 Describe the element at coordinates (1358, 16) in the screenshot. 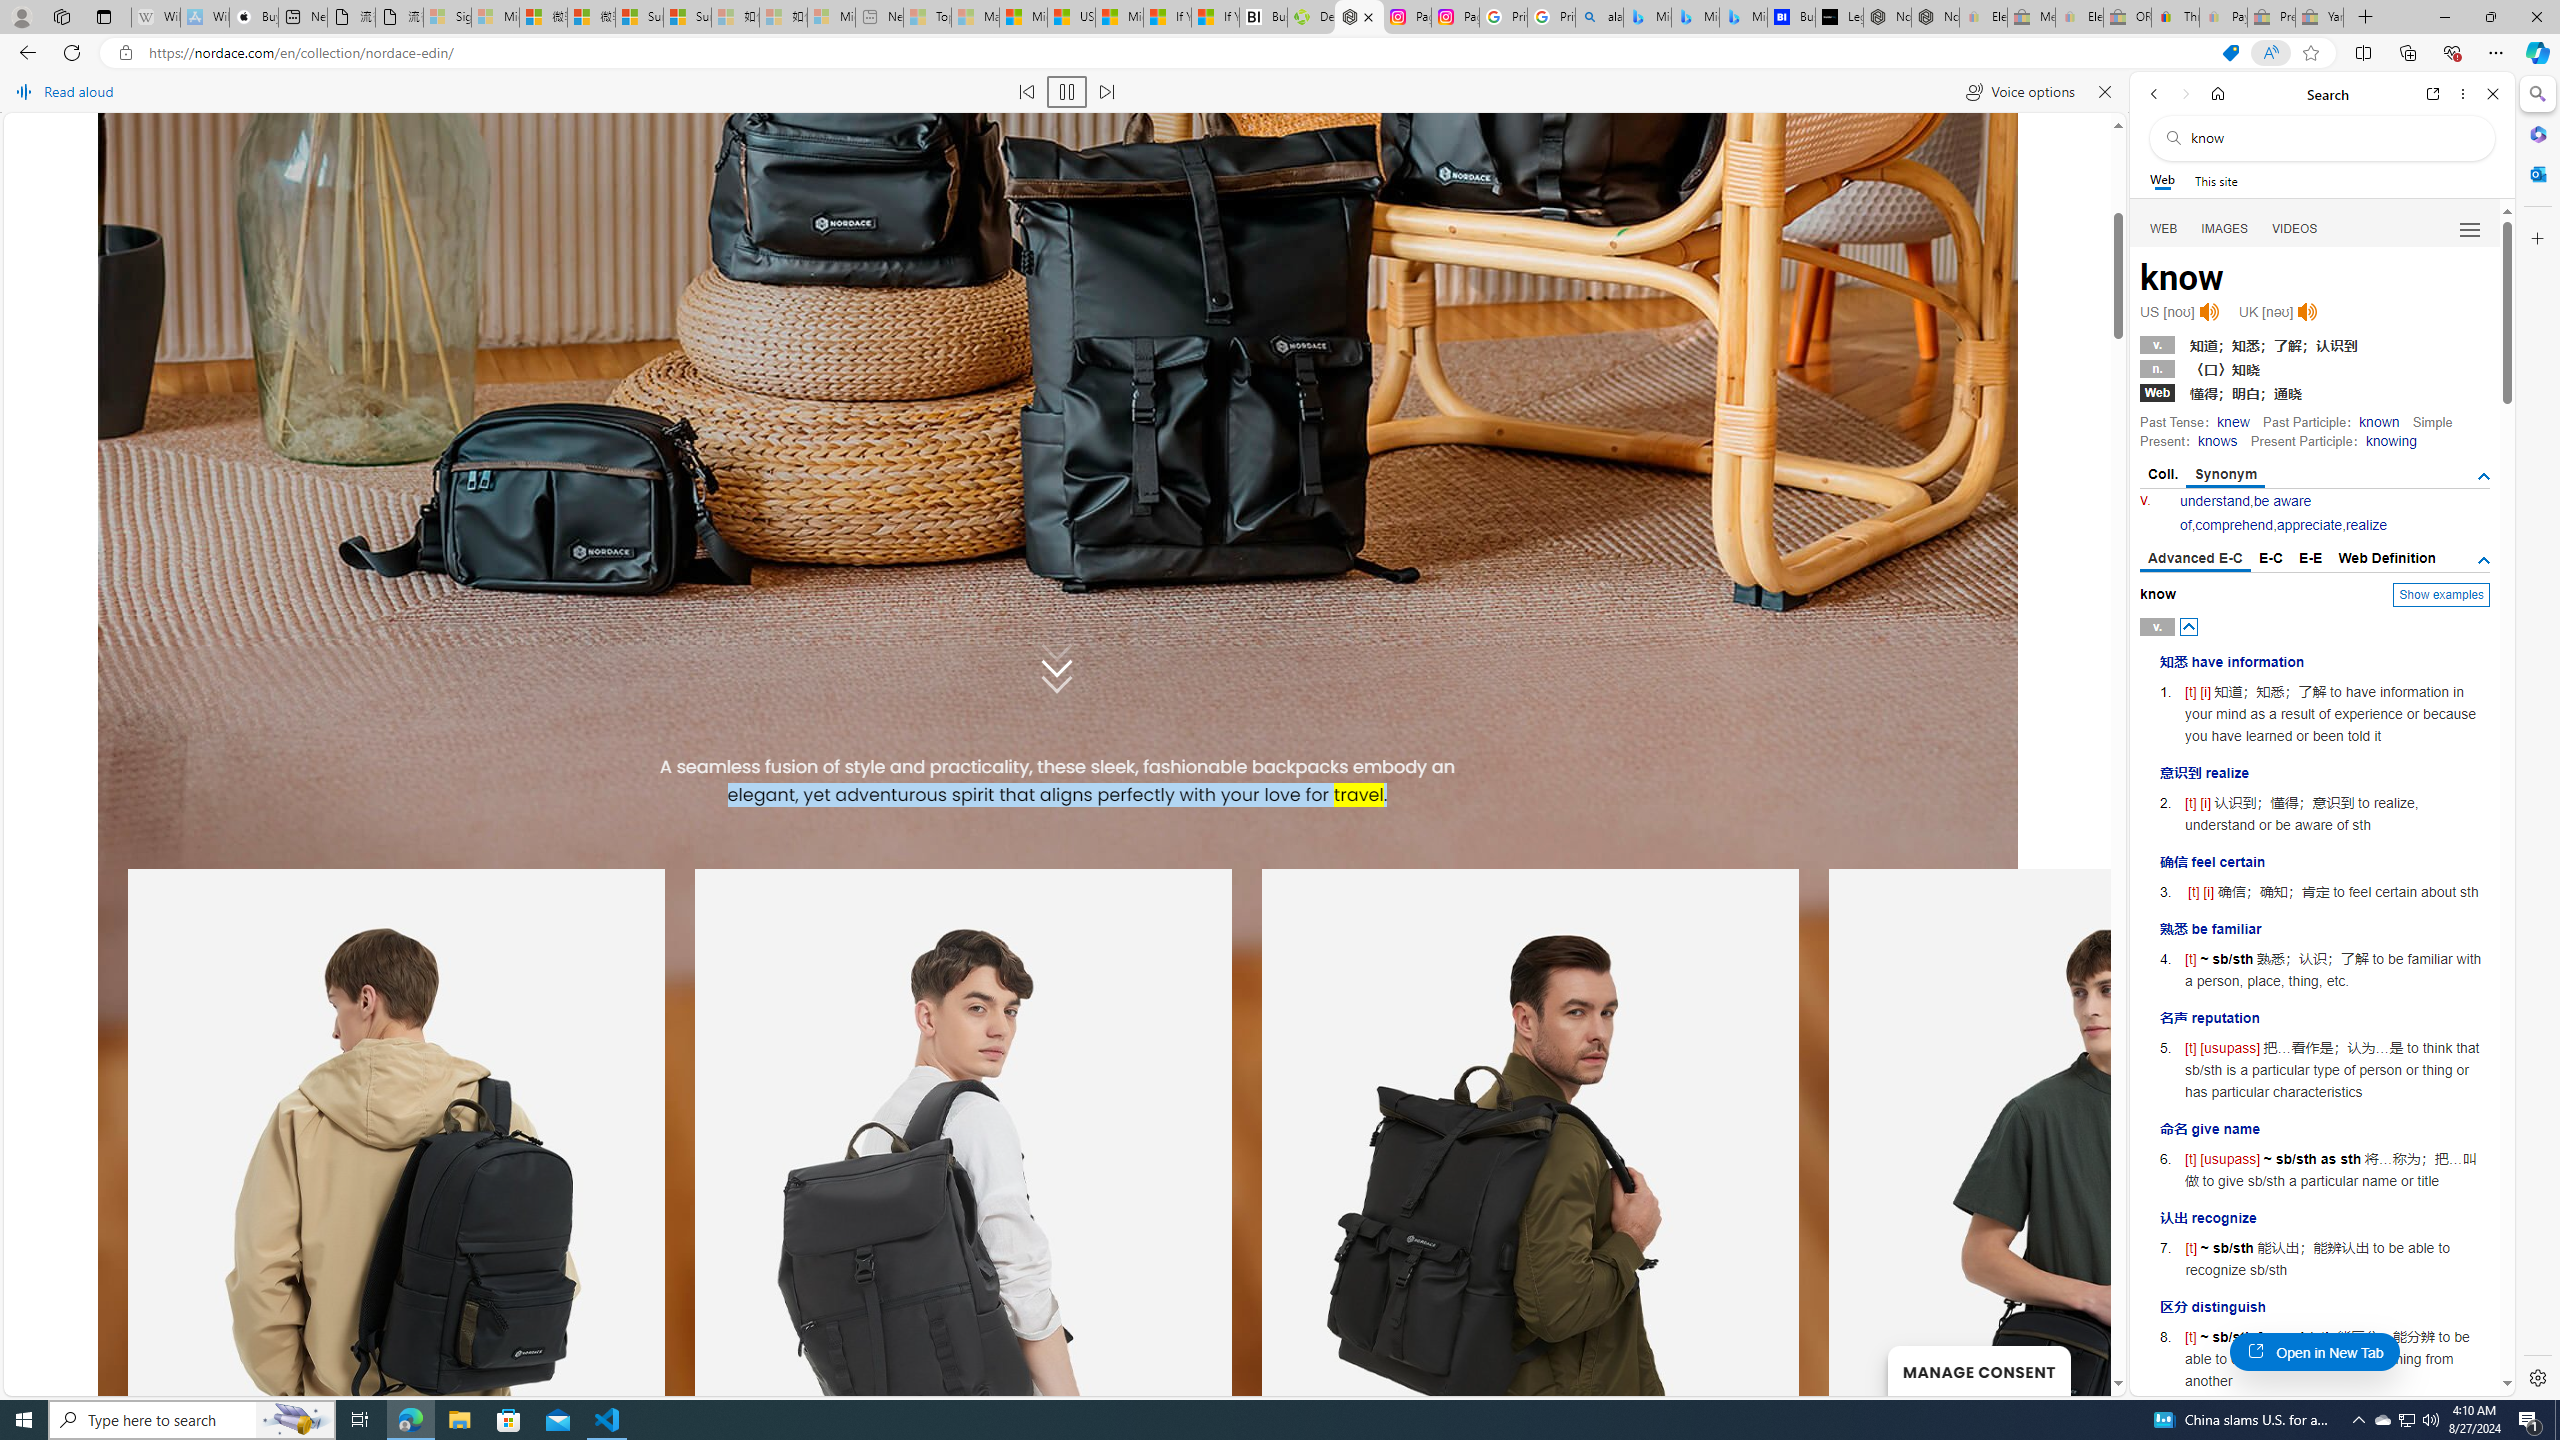

I see `'Nordace - Nordace Edin Collection'` at that location.